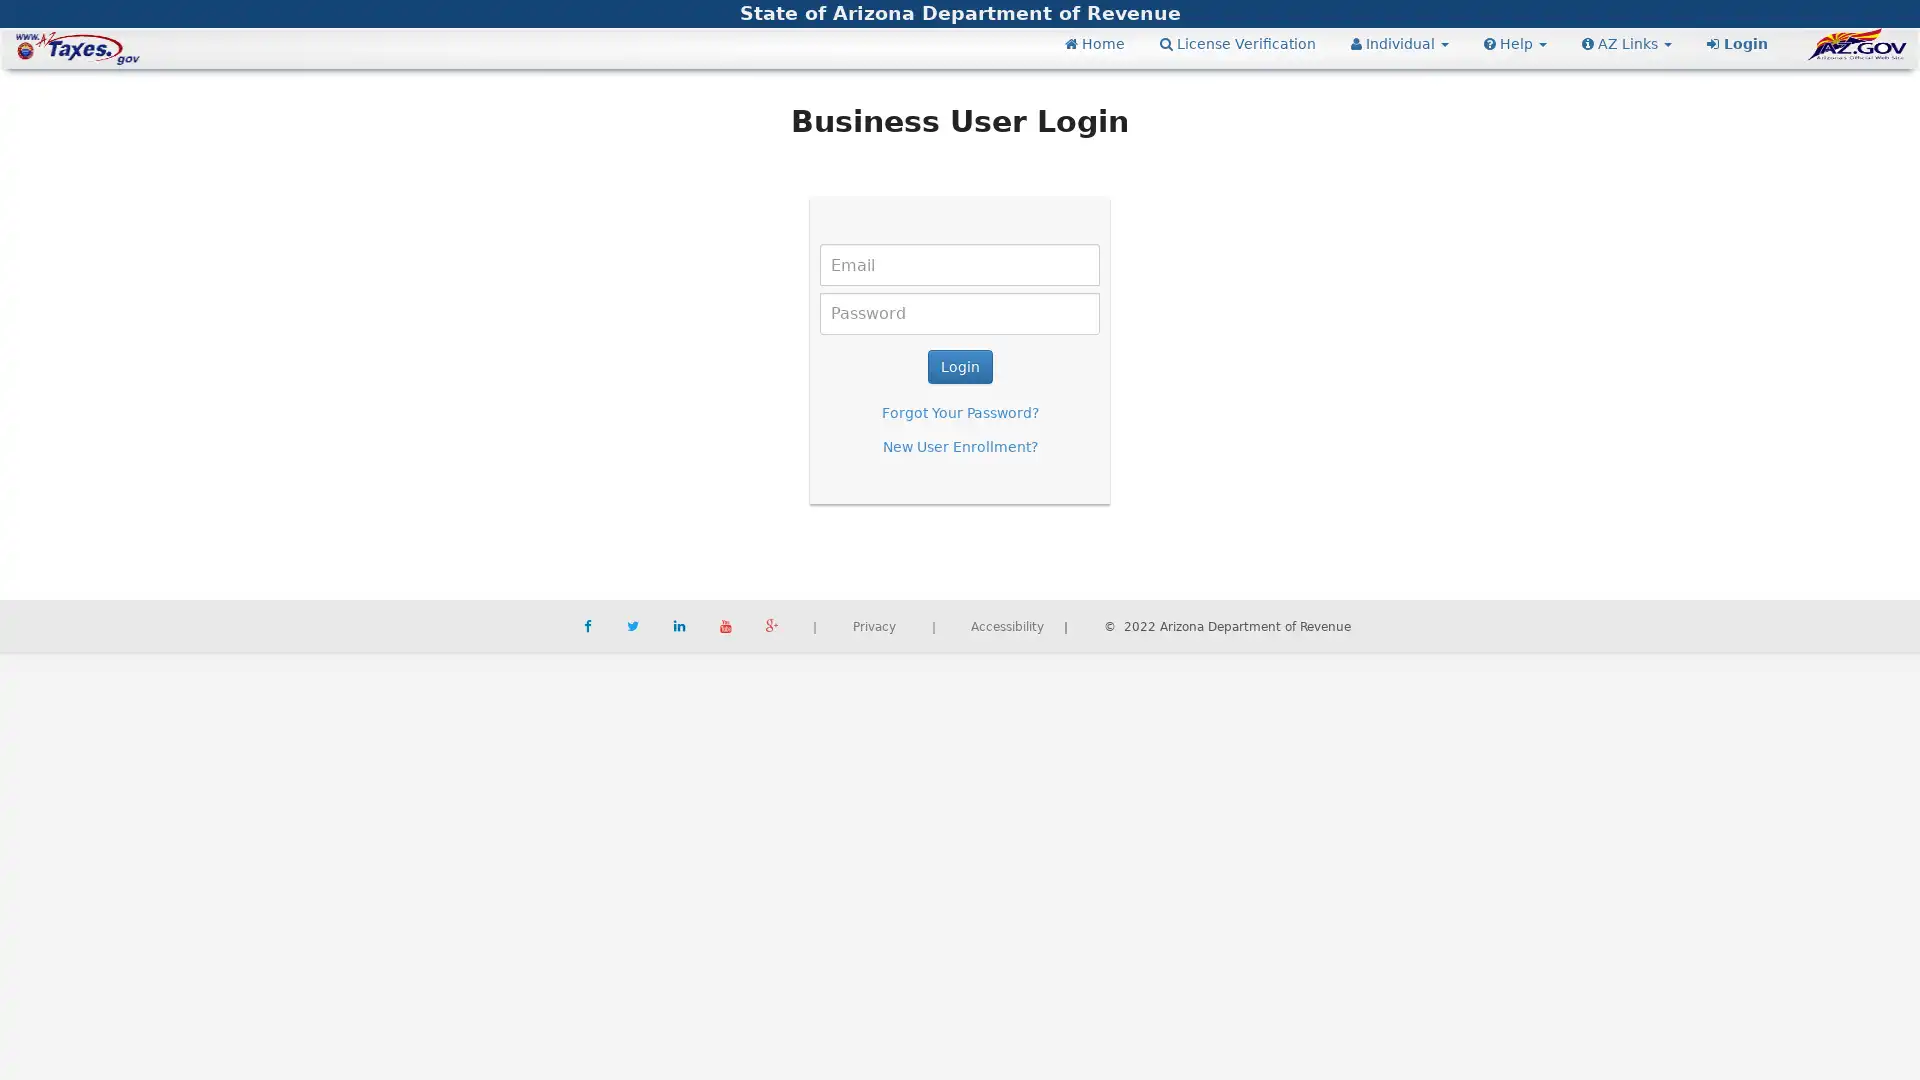 The width and height of the screenshot is (1920, 1080). What do you see at coordinates (958, 411) in the screenshot?
I see `Forgot Your Password?` at bounding box center [958, 411].